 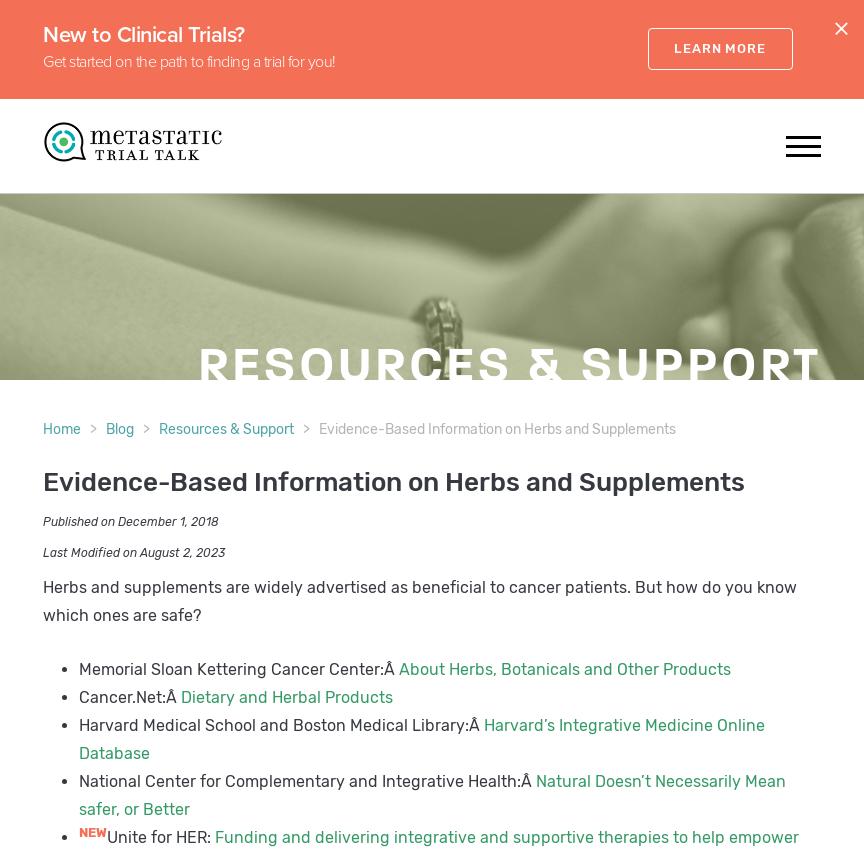 I want to click on 'Published on December 1, 2018', so click(x=129, y=520).